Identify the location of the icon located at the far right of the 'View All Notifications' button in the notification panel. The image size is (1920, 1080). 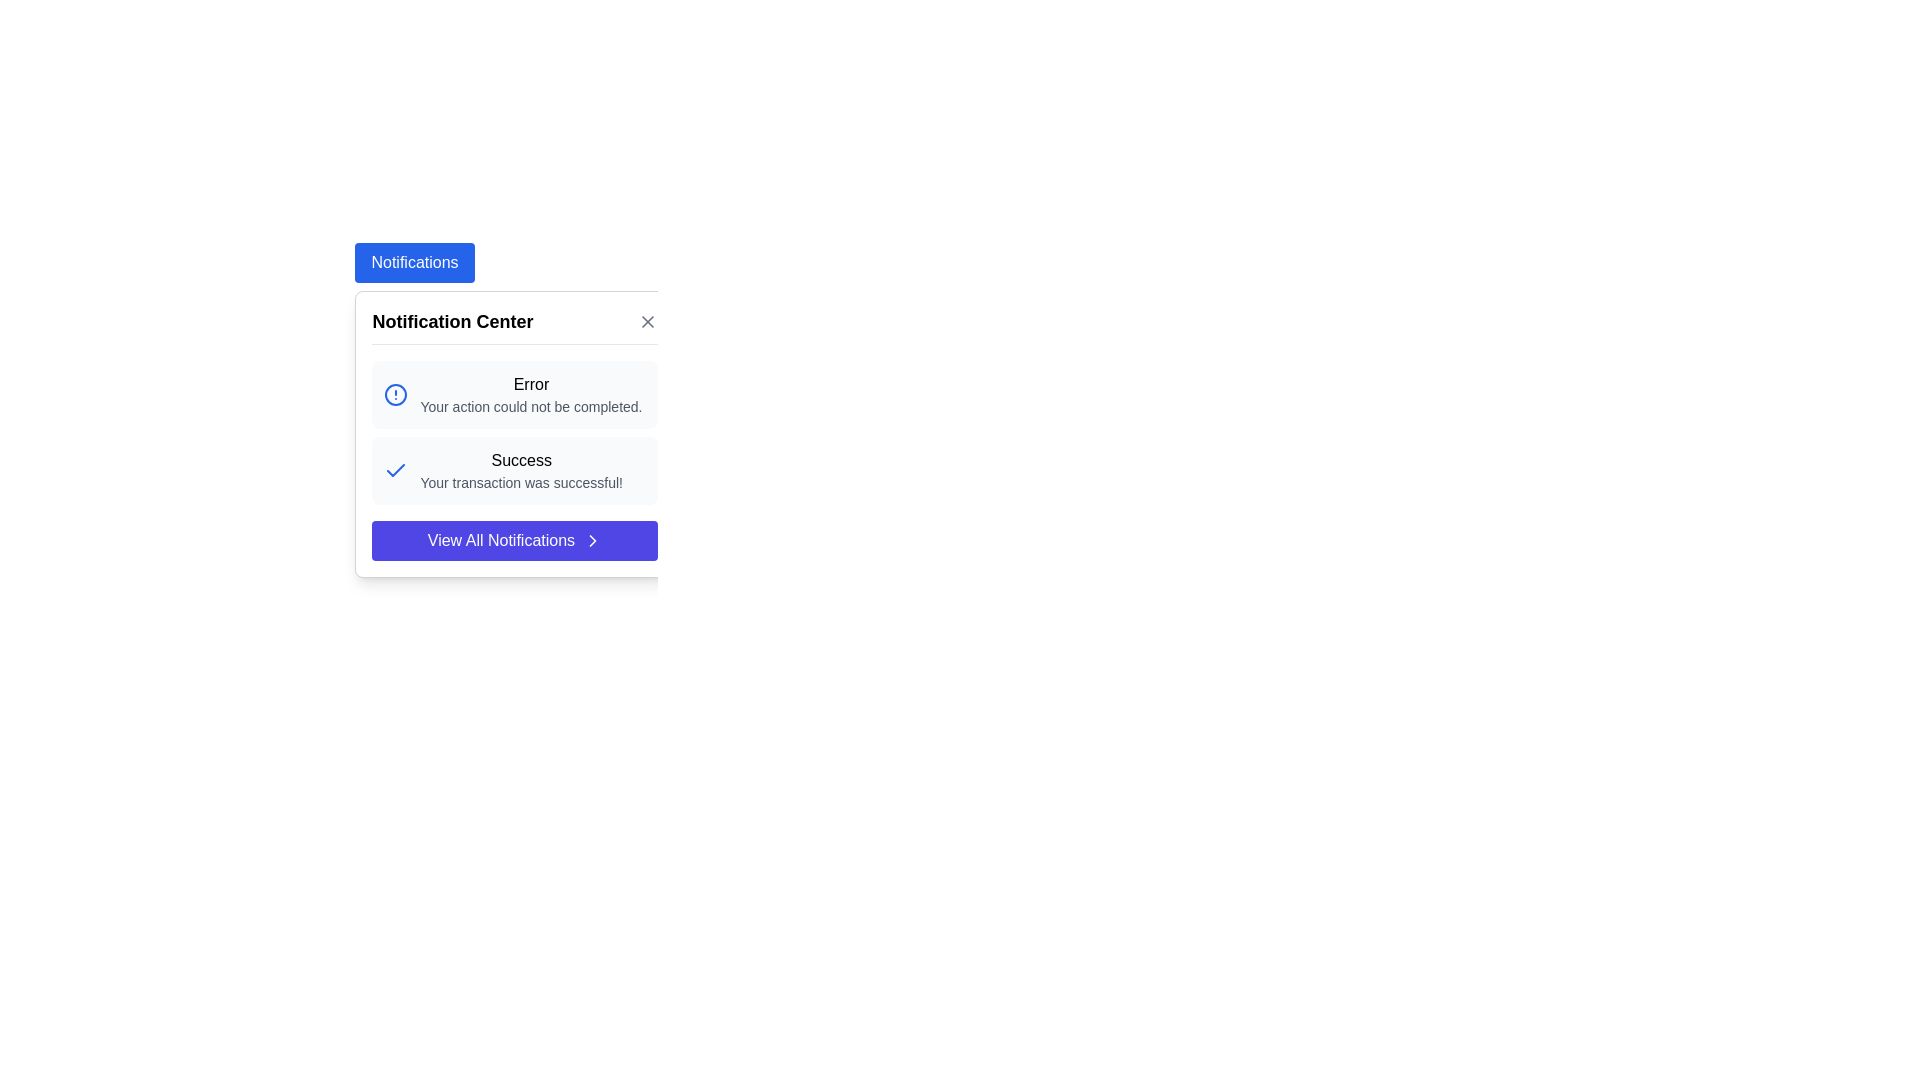
(592, 540).